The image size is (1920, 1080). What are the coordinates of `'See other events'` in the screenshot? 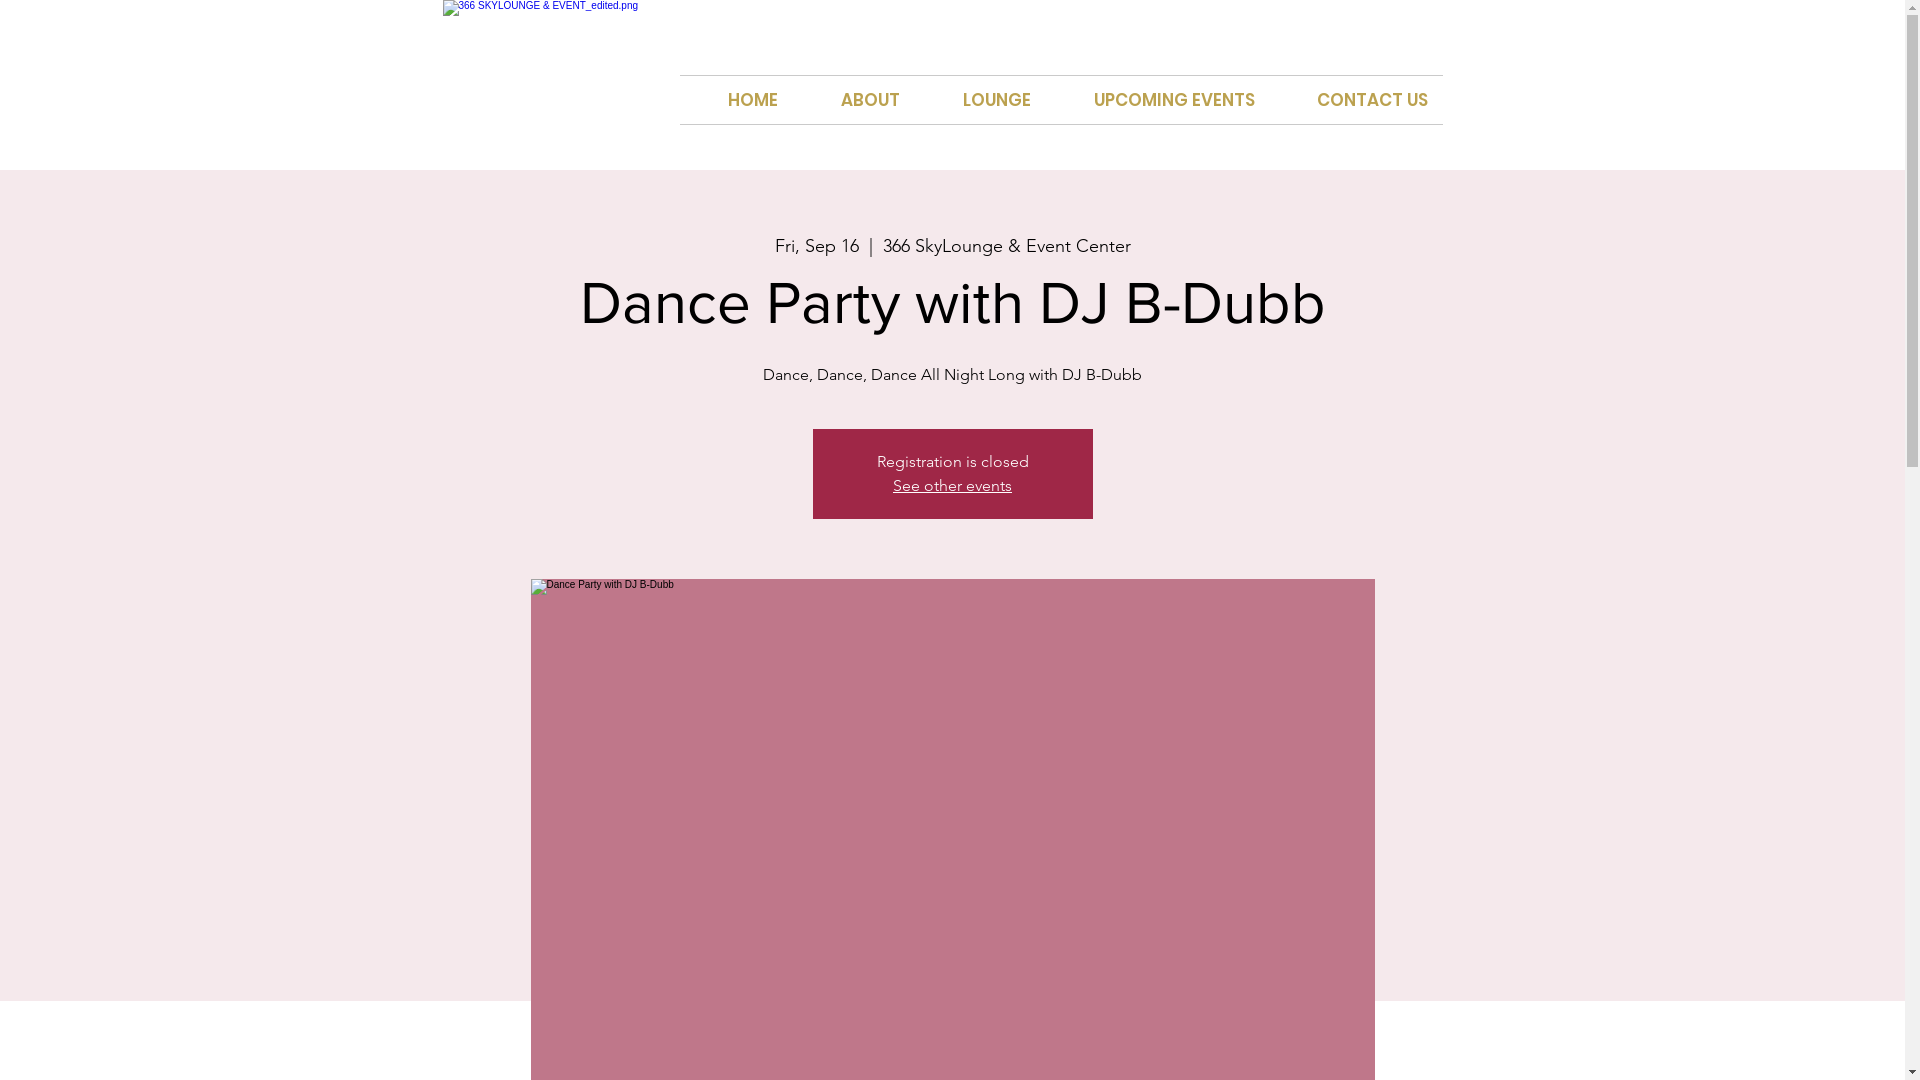 It's located at (951, 485).